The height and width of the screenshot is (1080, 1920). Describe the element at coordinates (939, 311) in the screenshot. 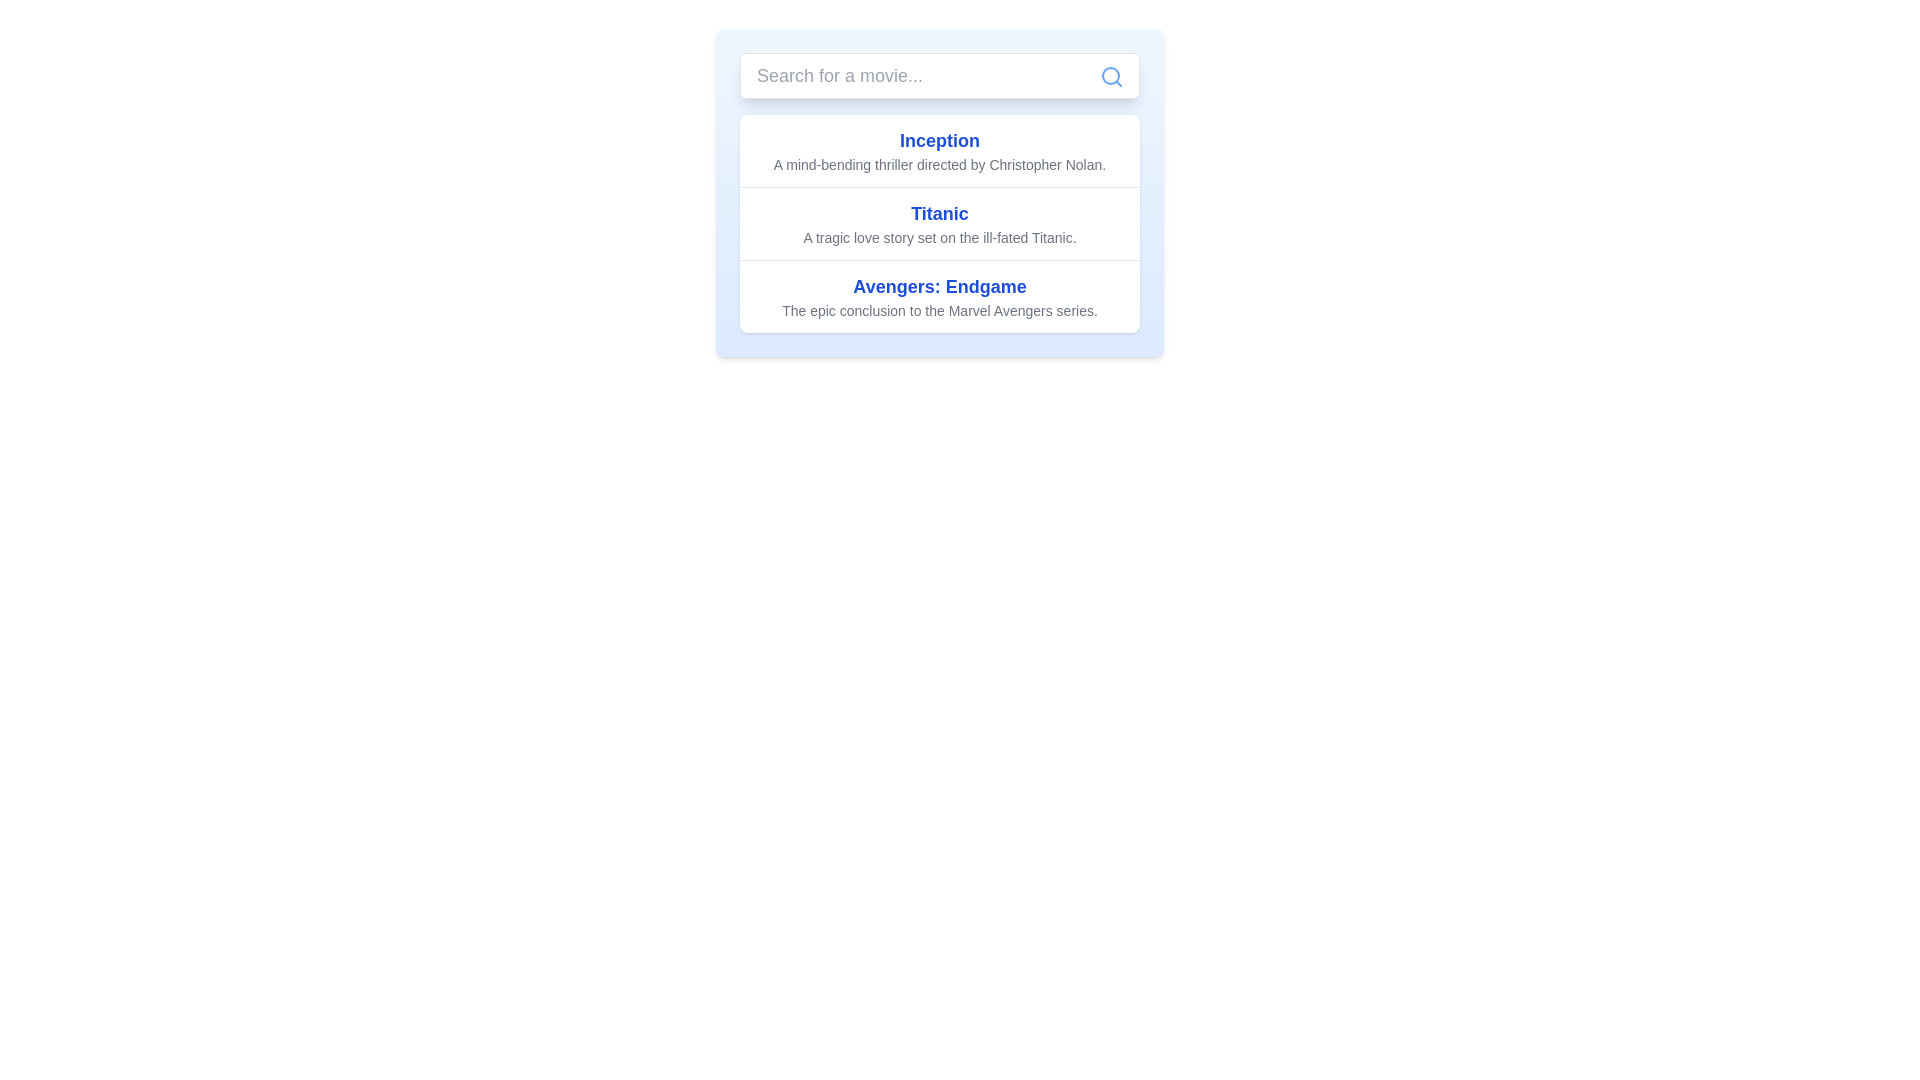

I see `the Text Label that provides a description for the item 'Avengers: Endgame', which is positioned below the title text in the list item structure` at that location.